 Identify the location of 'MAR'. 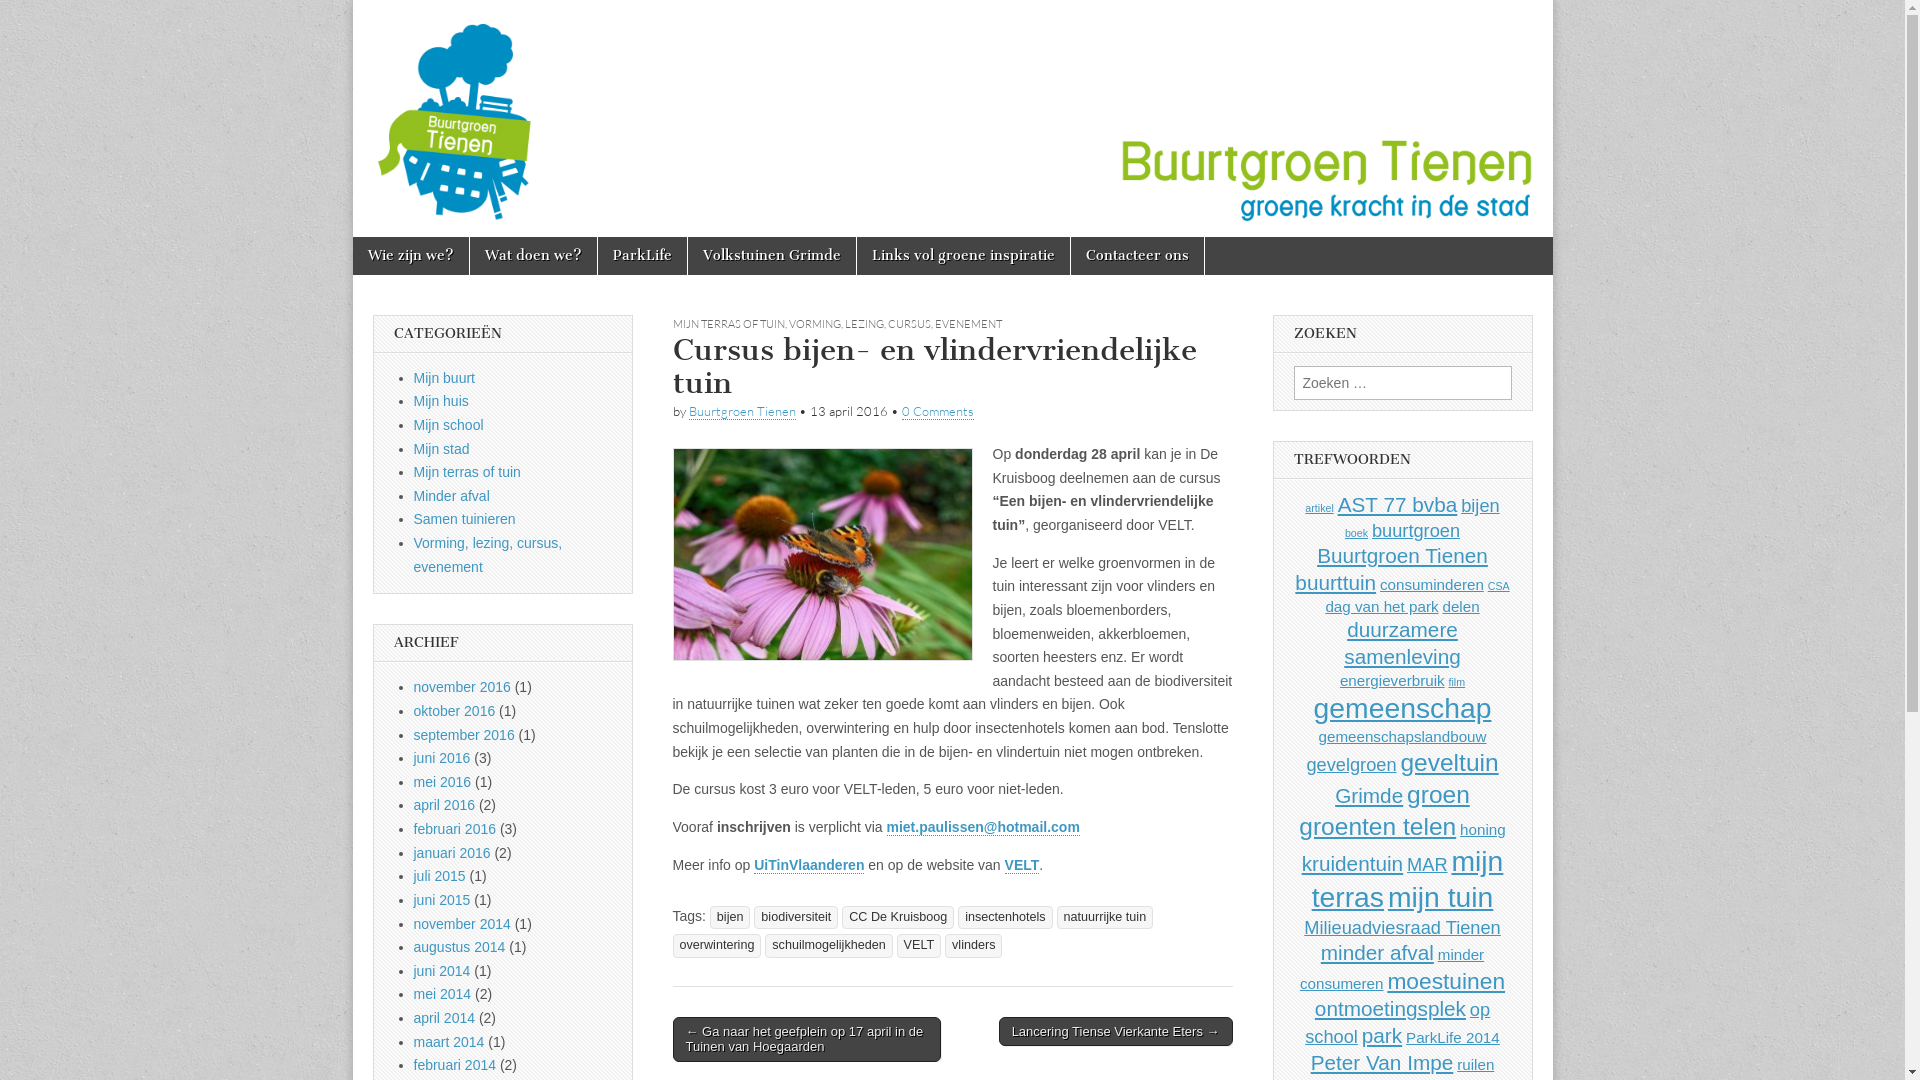
(1426, 863).